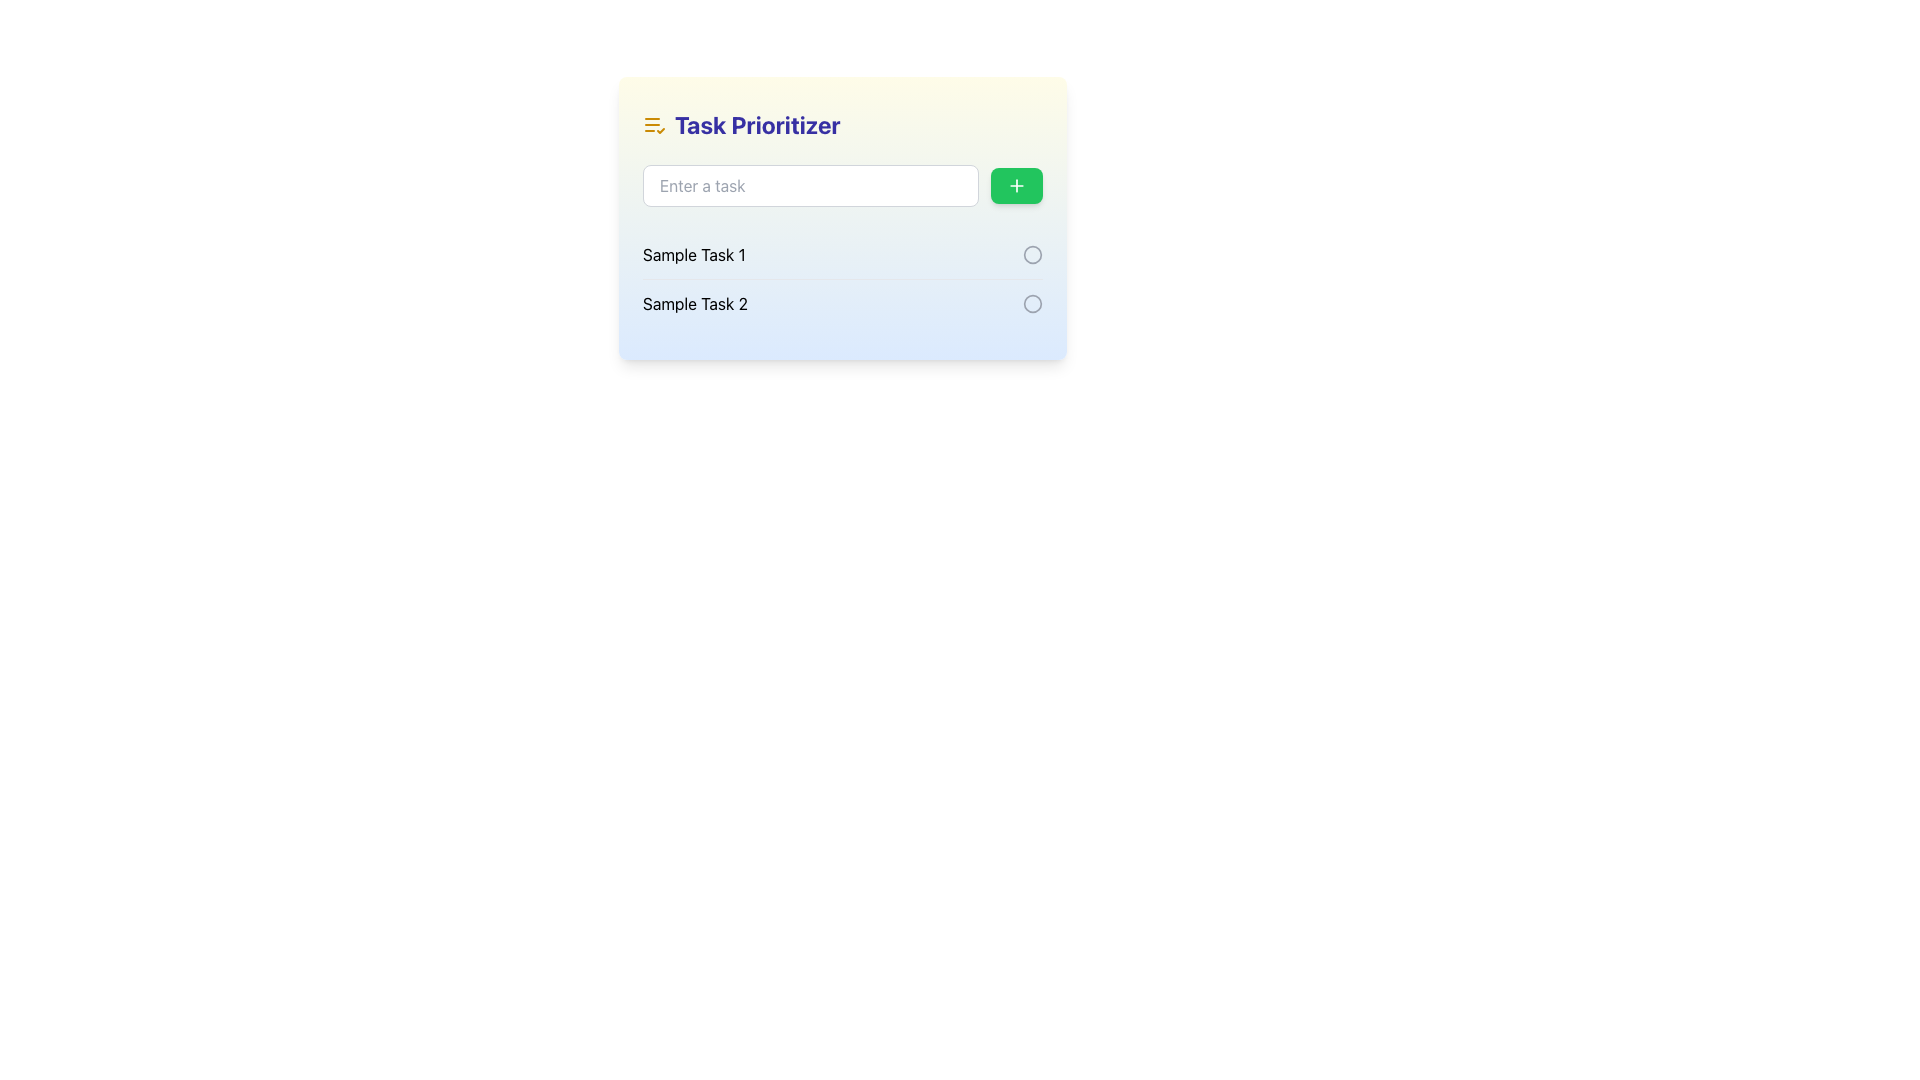  Describe the element at coordinates (1032, 253) in the screenshot. I see `the grey circular graphic located to the right of the 'Sample Task 2' text` at that location.